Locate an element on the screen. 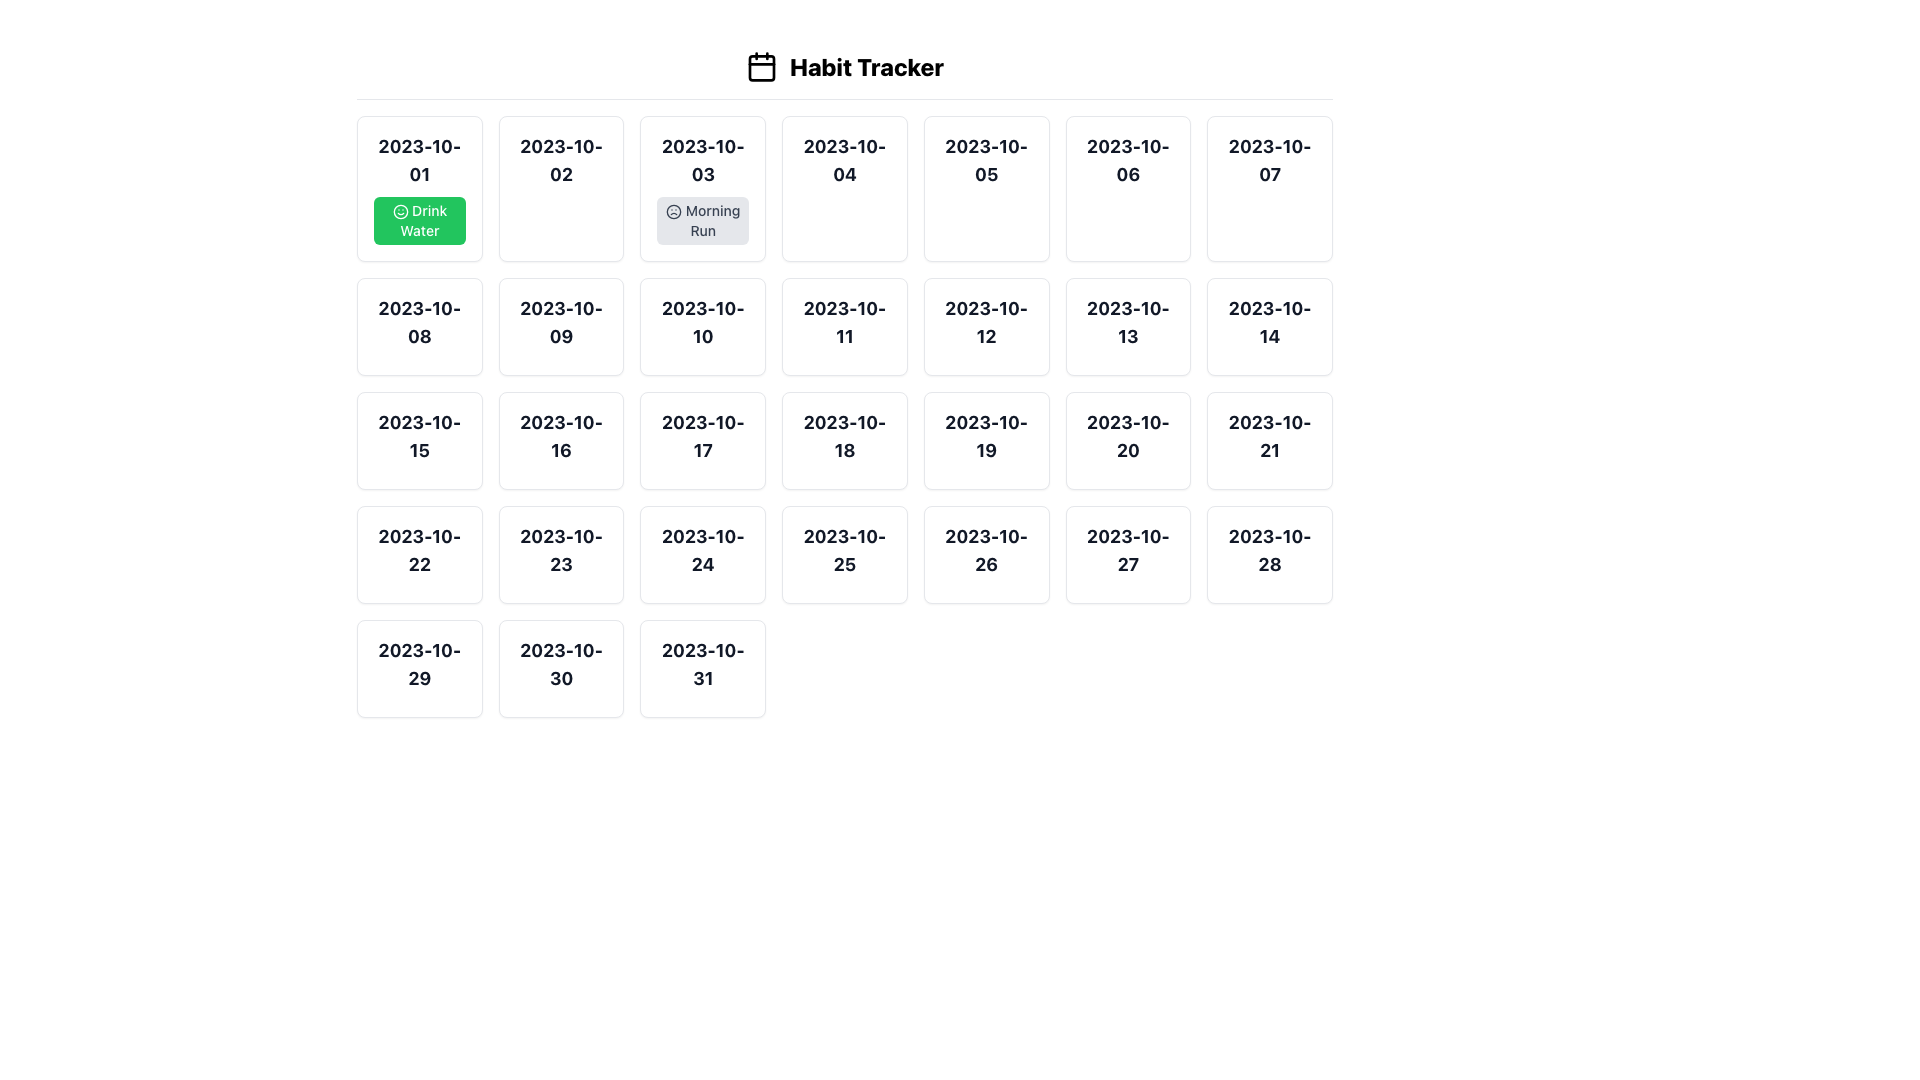 Image resolution: width=1920 pixels, height=1080 pixels. the Label displaying the date '2023-10-31' which is positioned in the bottom-right corner above a secondary element is located at coordinates (703, 664).